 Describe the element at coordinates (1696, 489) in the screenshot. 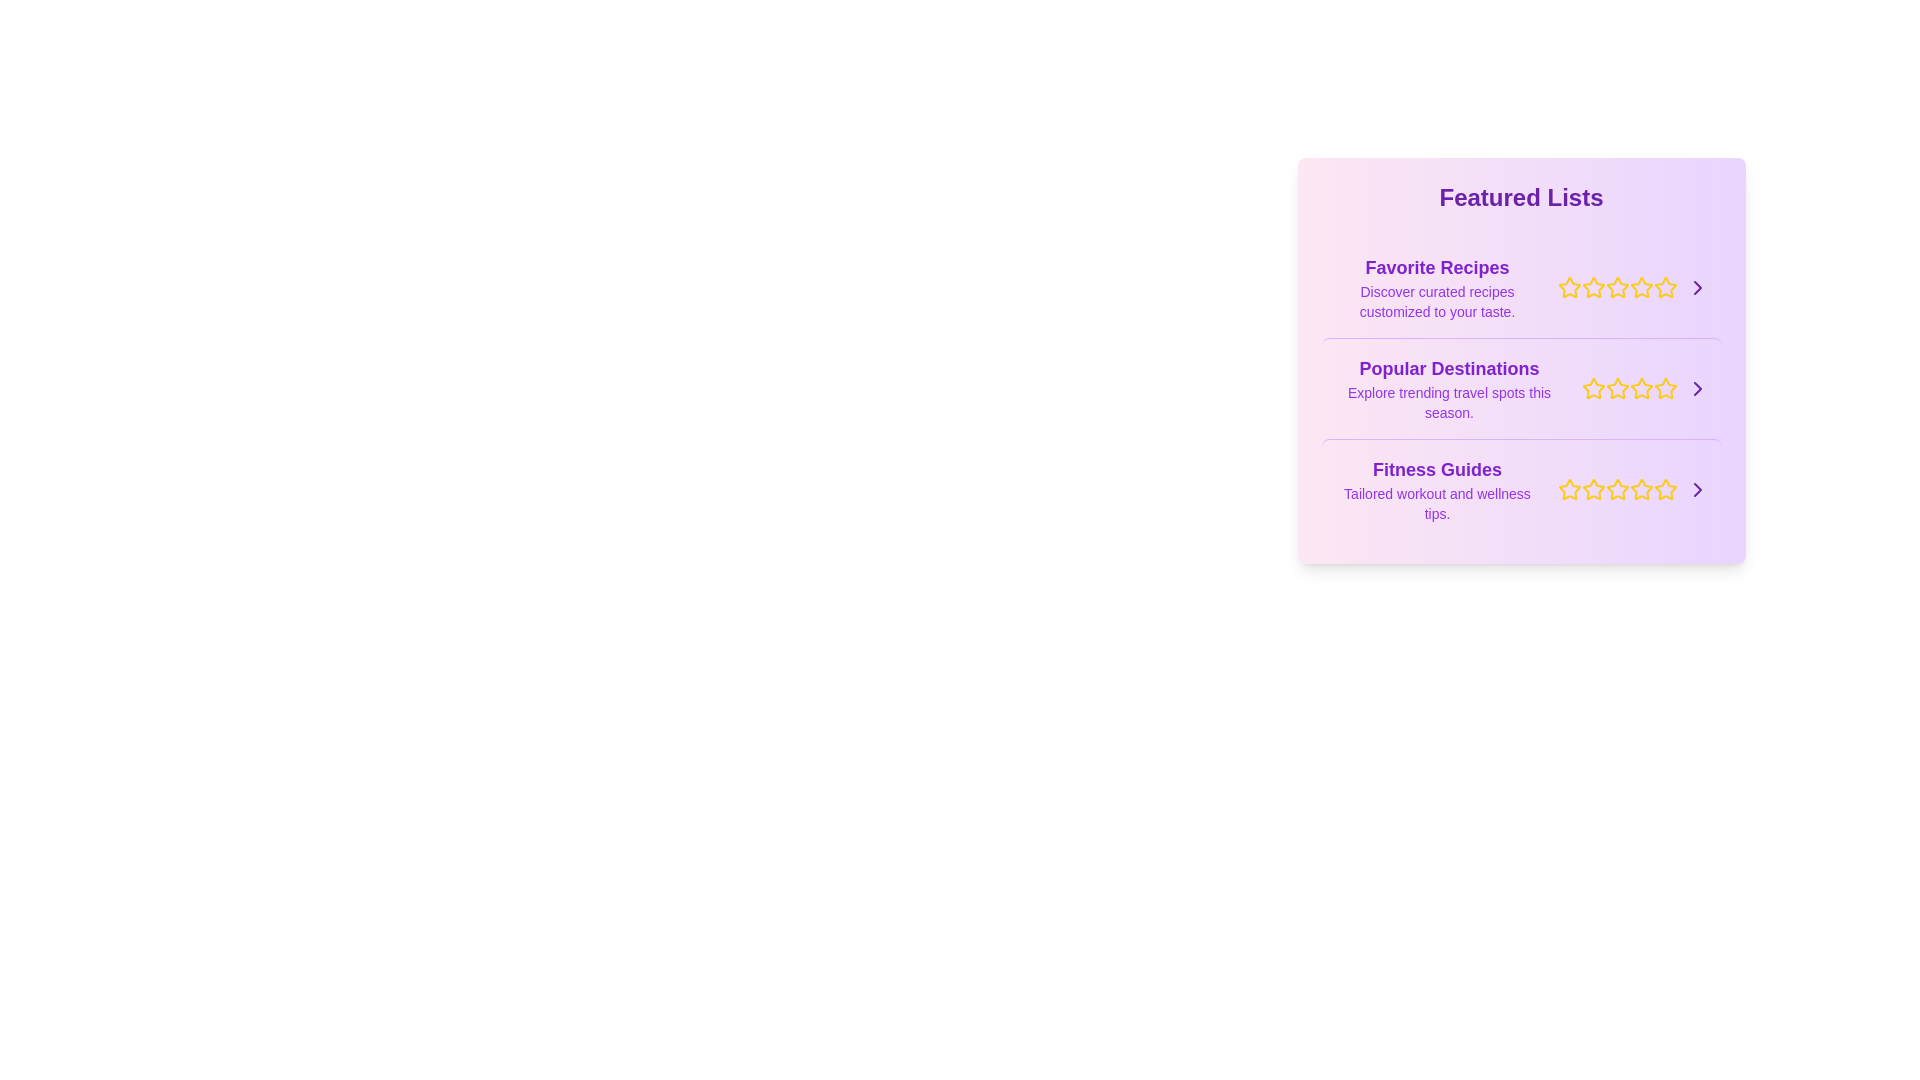

I see `the chevron icon to navigate to the detailed information of Fitness Guides` at that location.